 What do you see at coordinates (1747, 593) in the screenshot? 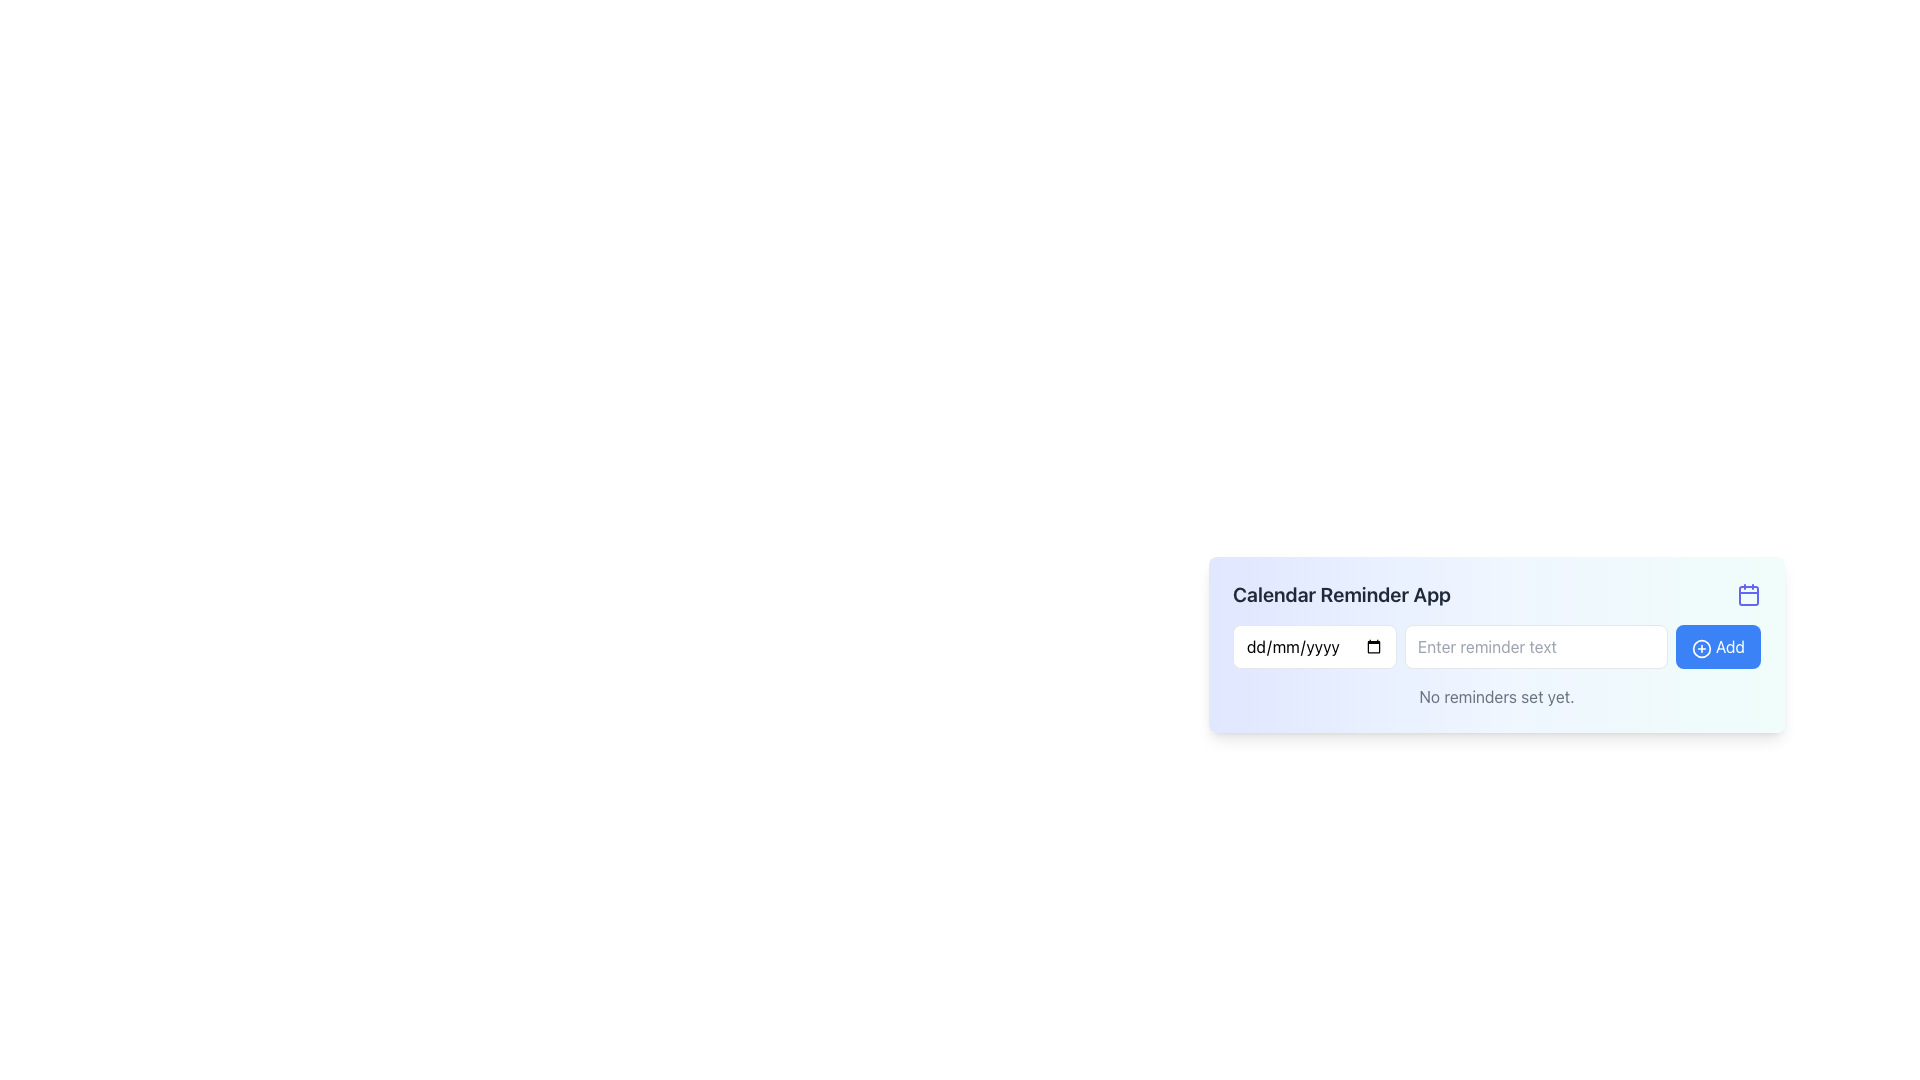
I see `the calendar indicator icon located in the top-right corner of the containing box for additional actions or features` at bounding box center [1747, 593].